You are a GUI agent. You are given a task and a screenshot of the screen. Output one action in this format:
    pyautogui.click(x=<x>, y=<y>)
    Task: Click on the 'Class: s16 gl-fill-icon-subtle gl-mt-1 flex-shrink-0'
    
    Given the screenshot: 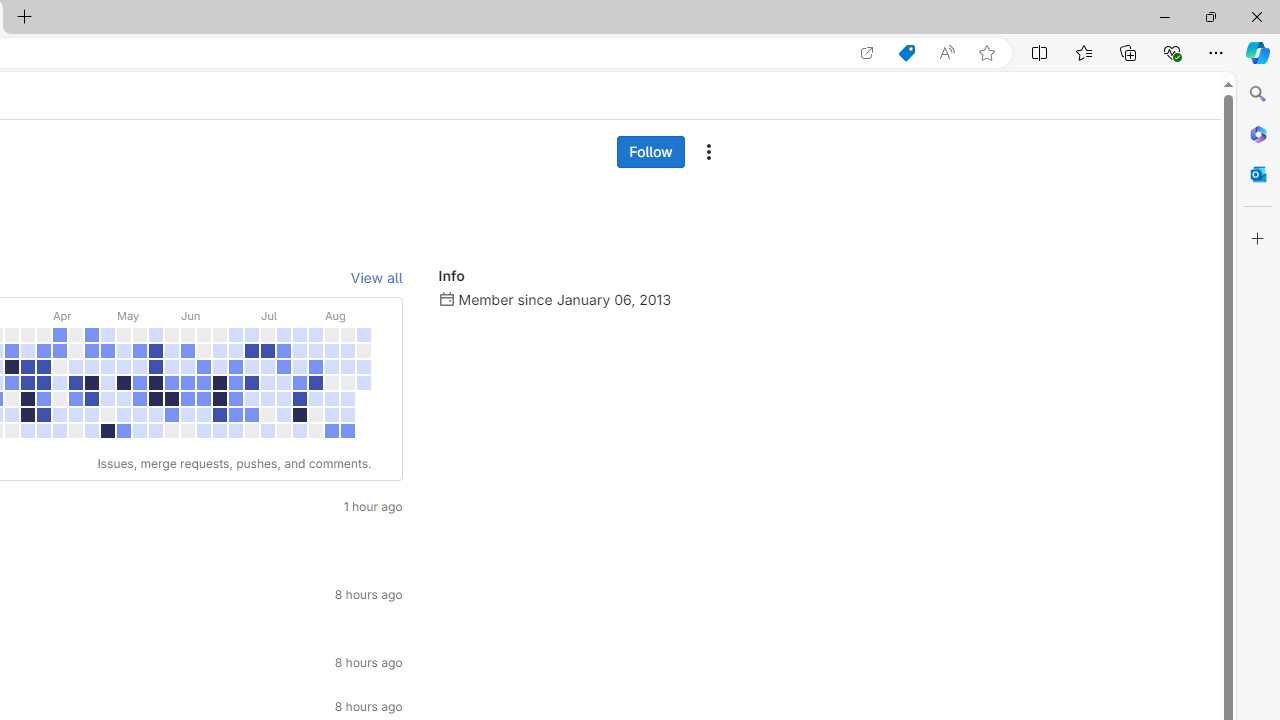 What is the action you would take?
    pyautogui.click(x=445, y=298)
    